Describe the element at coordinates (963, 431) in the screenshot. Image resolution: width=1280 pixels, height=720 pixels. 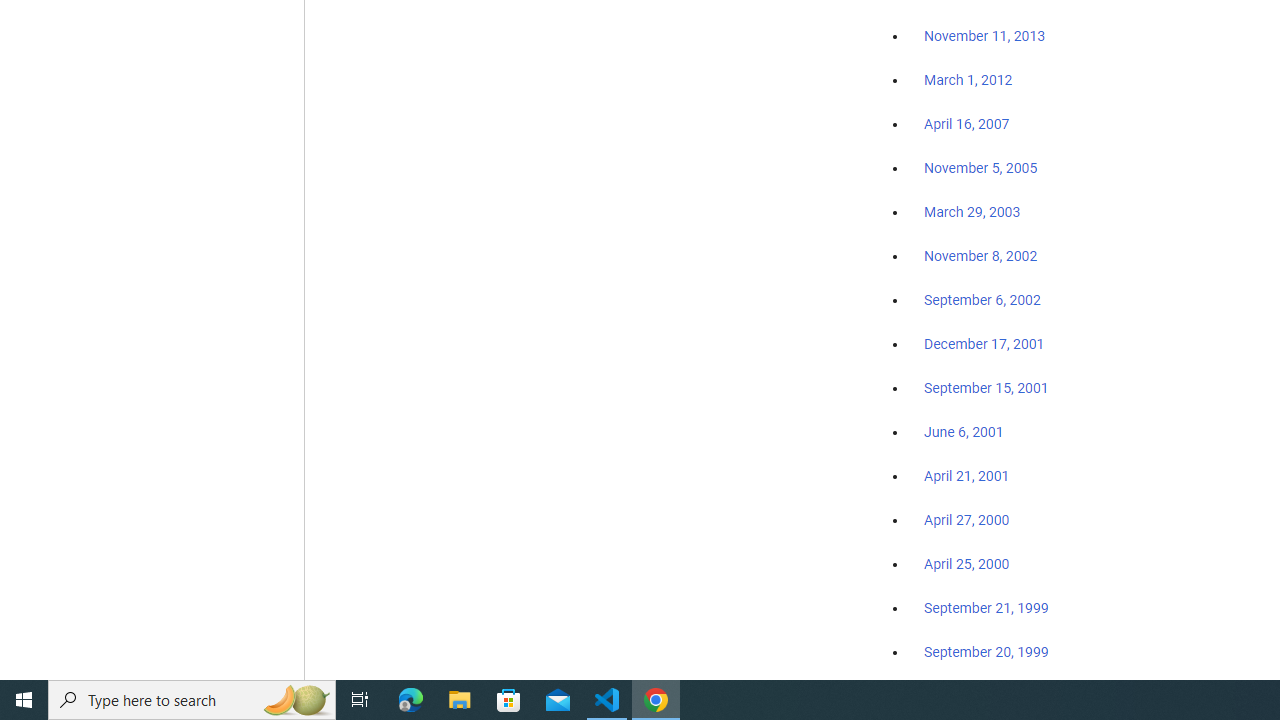
I see `'June 6, 2001'` at that location.